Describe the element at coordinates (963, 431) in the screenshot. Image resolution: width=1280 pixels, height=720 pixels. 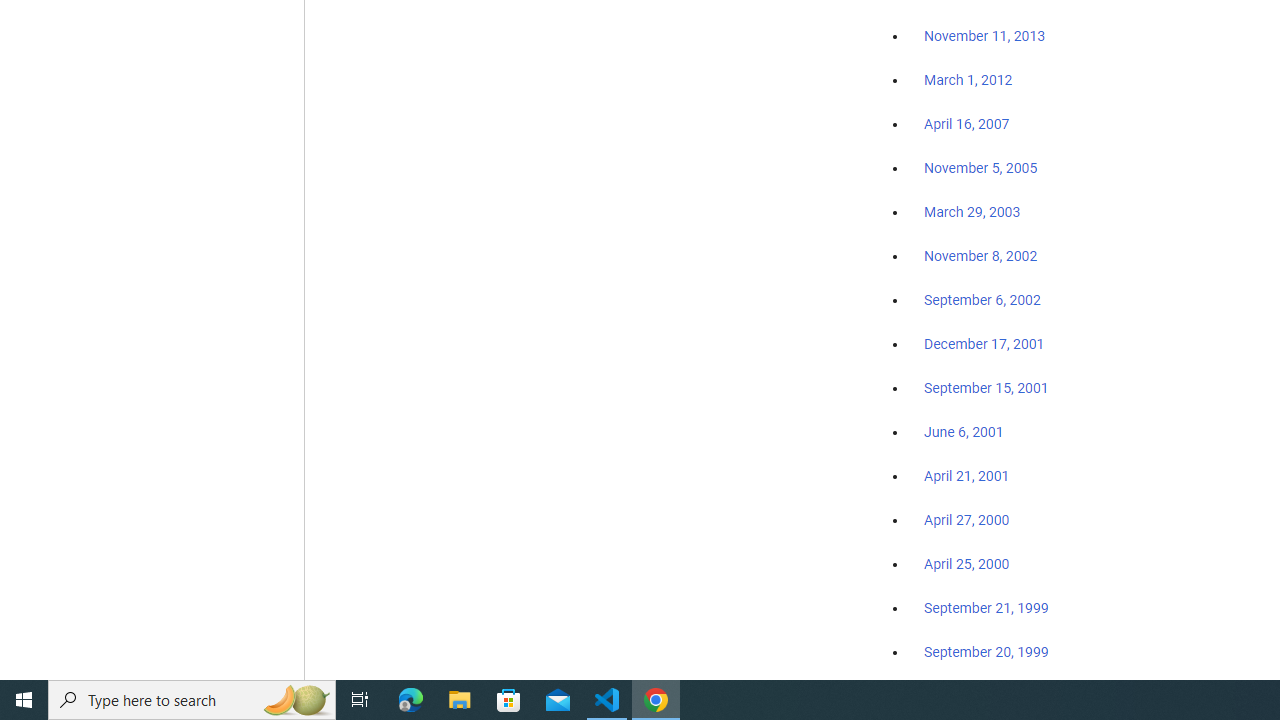
I see `'June 6, 2001'` at that location.